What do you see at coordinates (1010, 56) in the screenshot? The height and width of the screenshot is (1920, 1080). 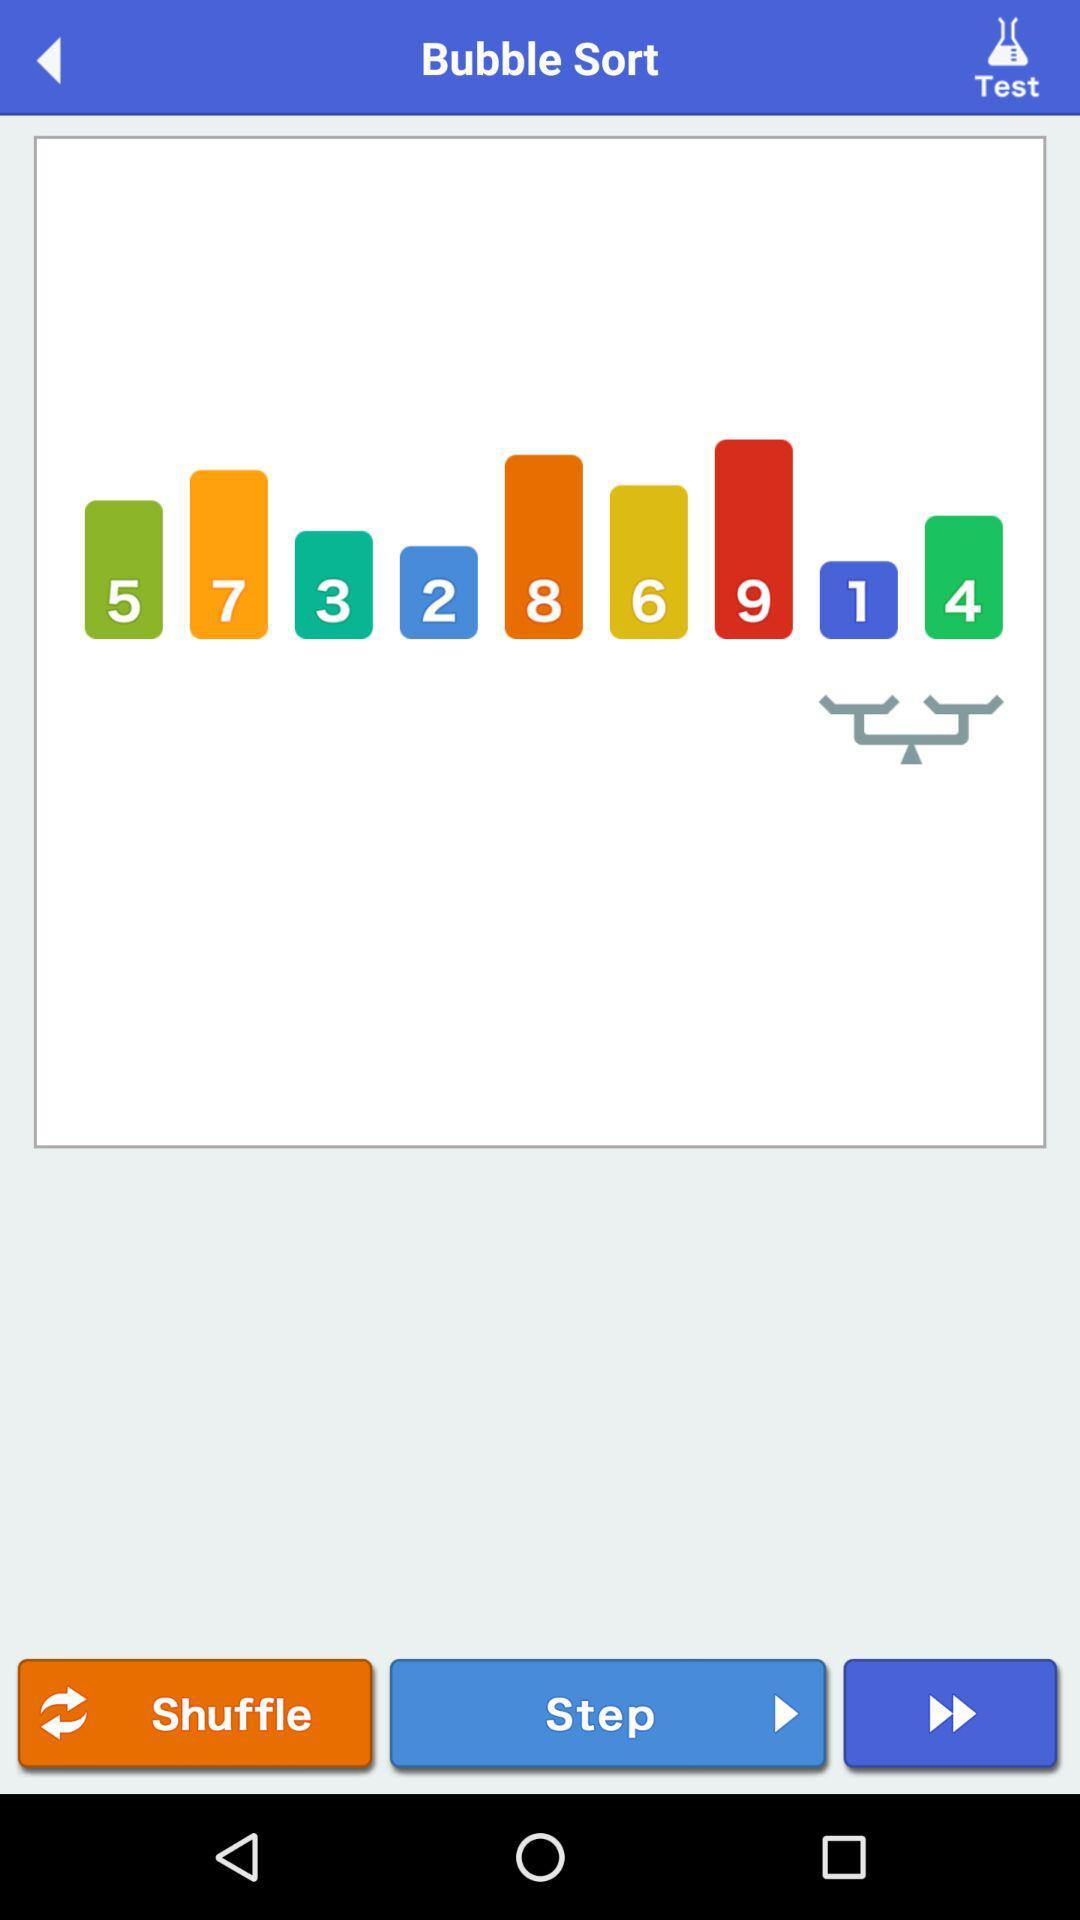 I see `the icon next to the bubble sort item` at bounding box center [1010, 56].